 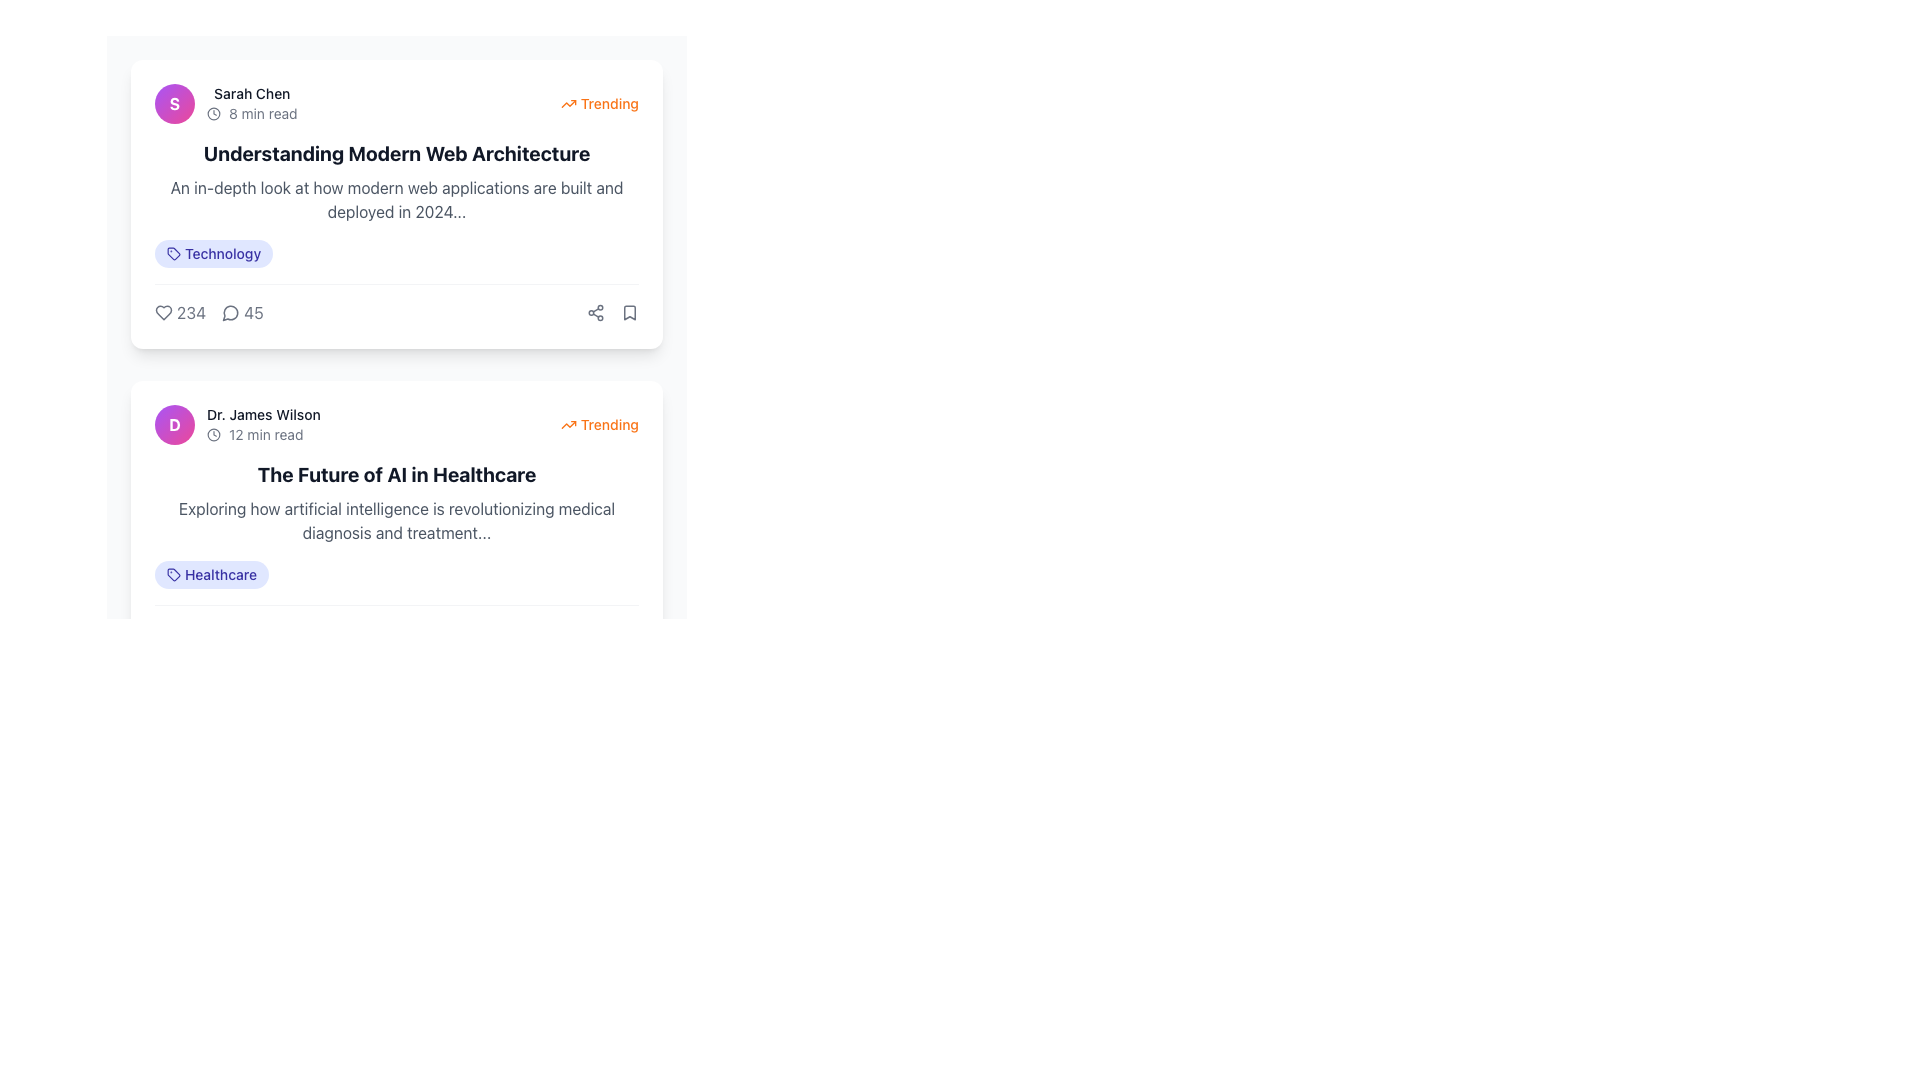 I want to click on the heart outline icon, which is styled with a thin stroke and rounded edges, positioned next to the count '234' in the lower area of an article card layout, so click(x=163, y=312).